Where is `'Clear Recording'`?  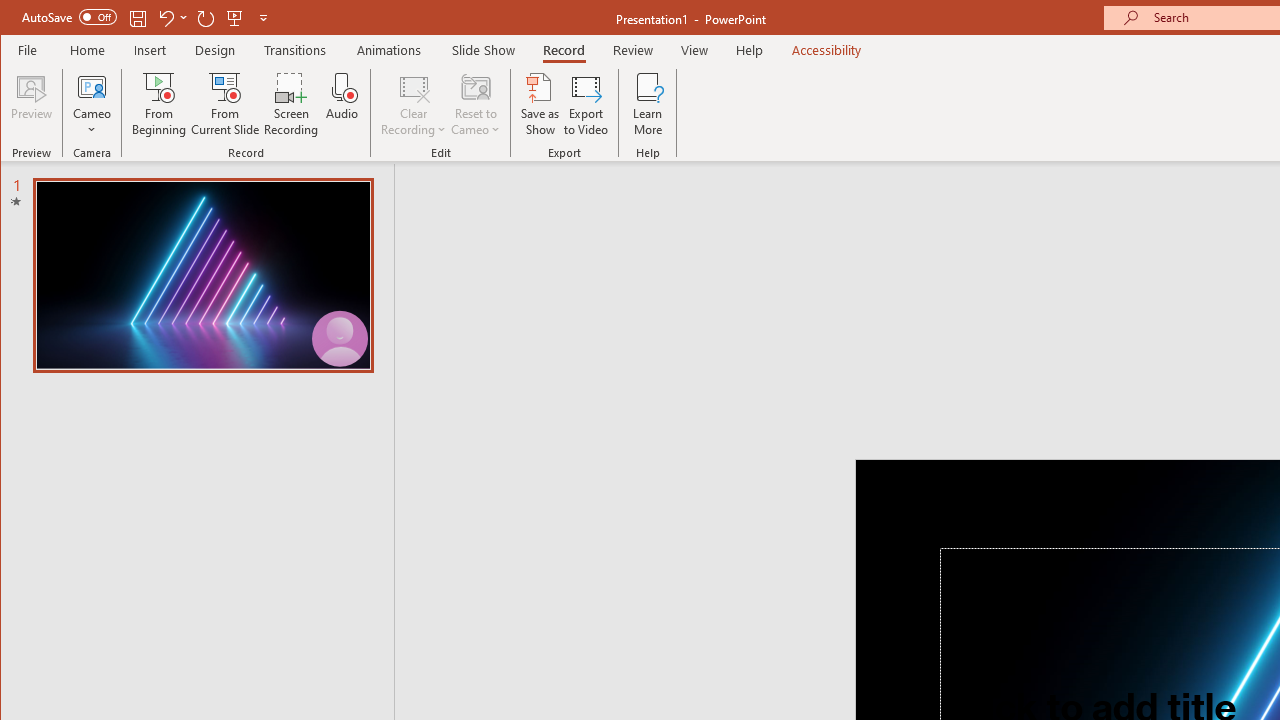
'Clear Recording' is located at coordinates (413, 104).